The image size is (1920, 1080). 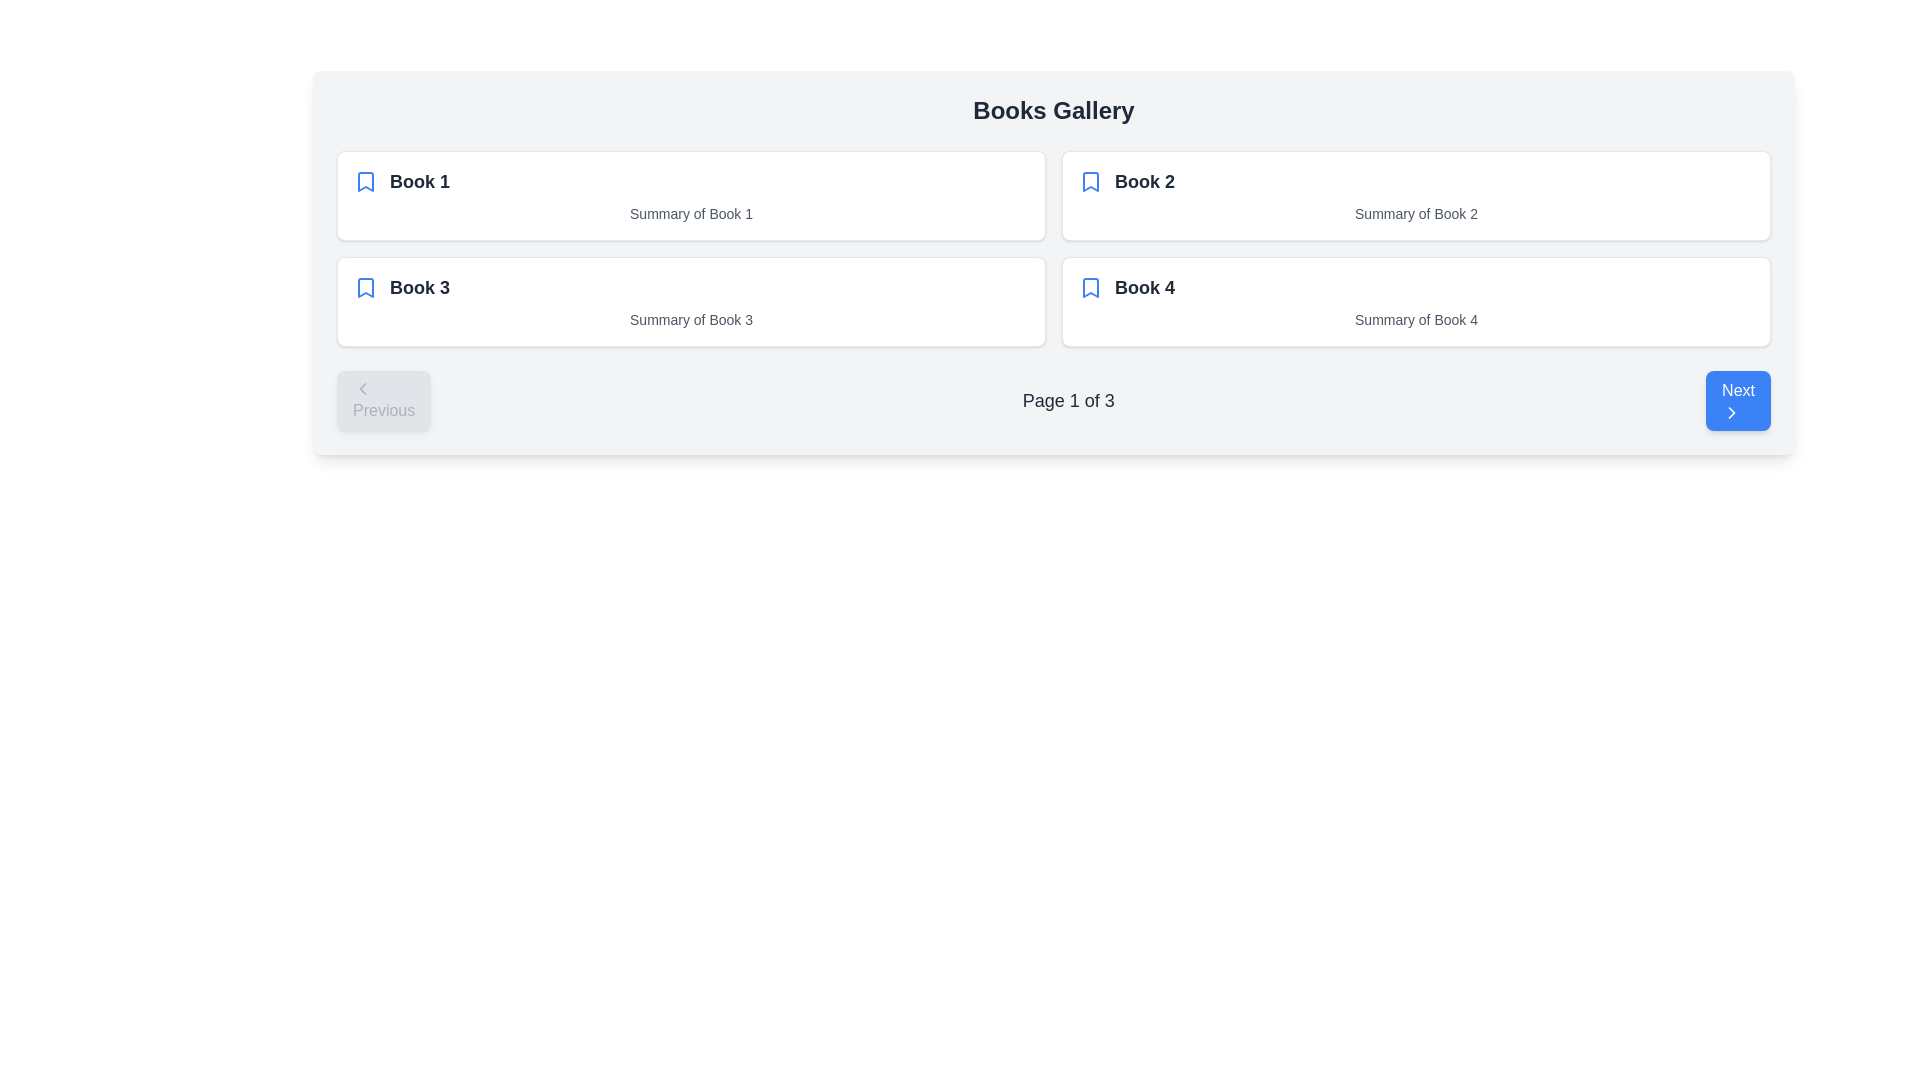 What do you see at coordinates (365, 288) in the screenshot?
I see `the blue bookmark icon located to the left of the text 'Book 3' in the same row, which is styled with a distinct outline` at bounding box center [365, 288].